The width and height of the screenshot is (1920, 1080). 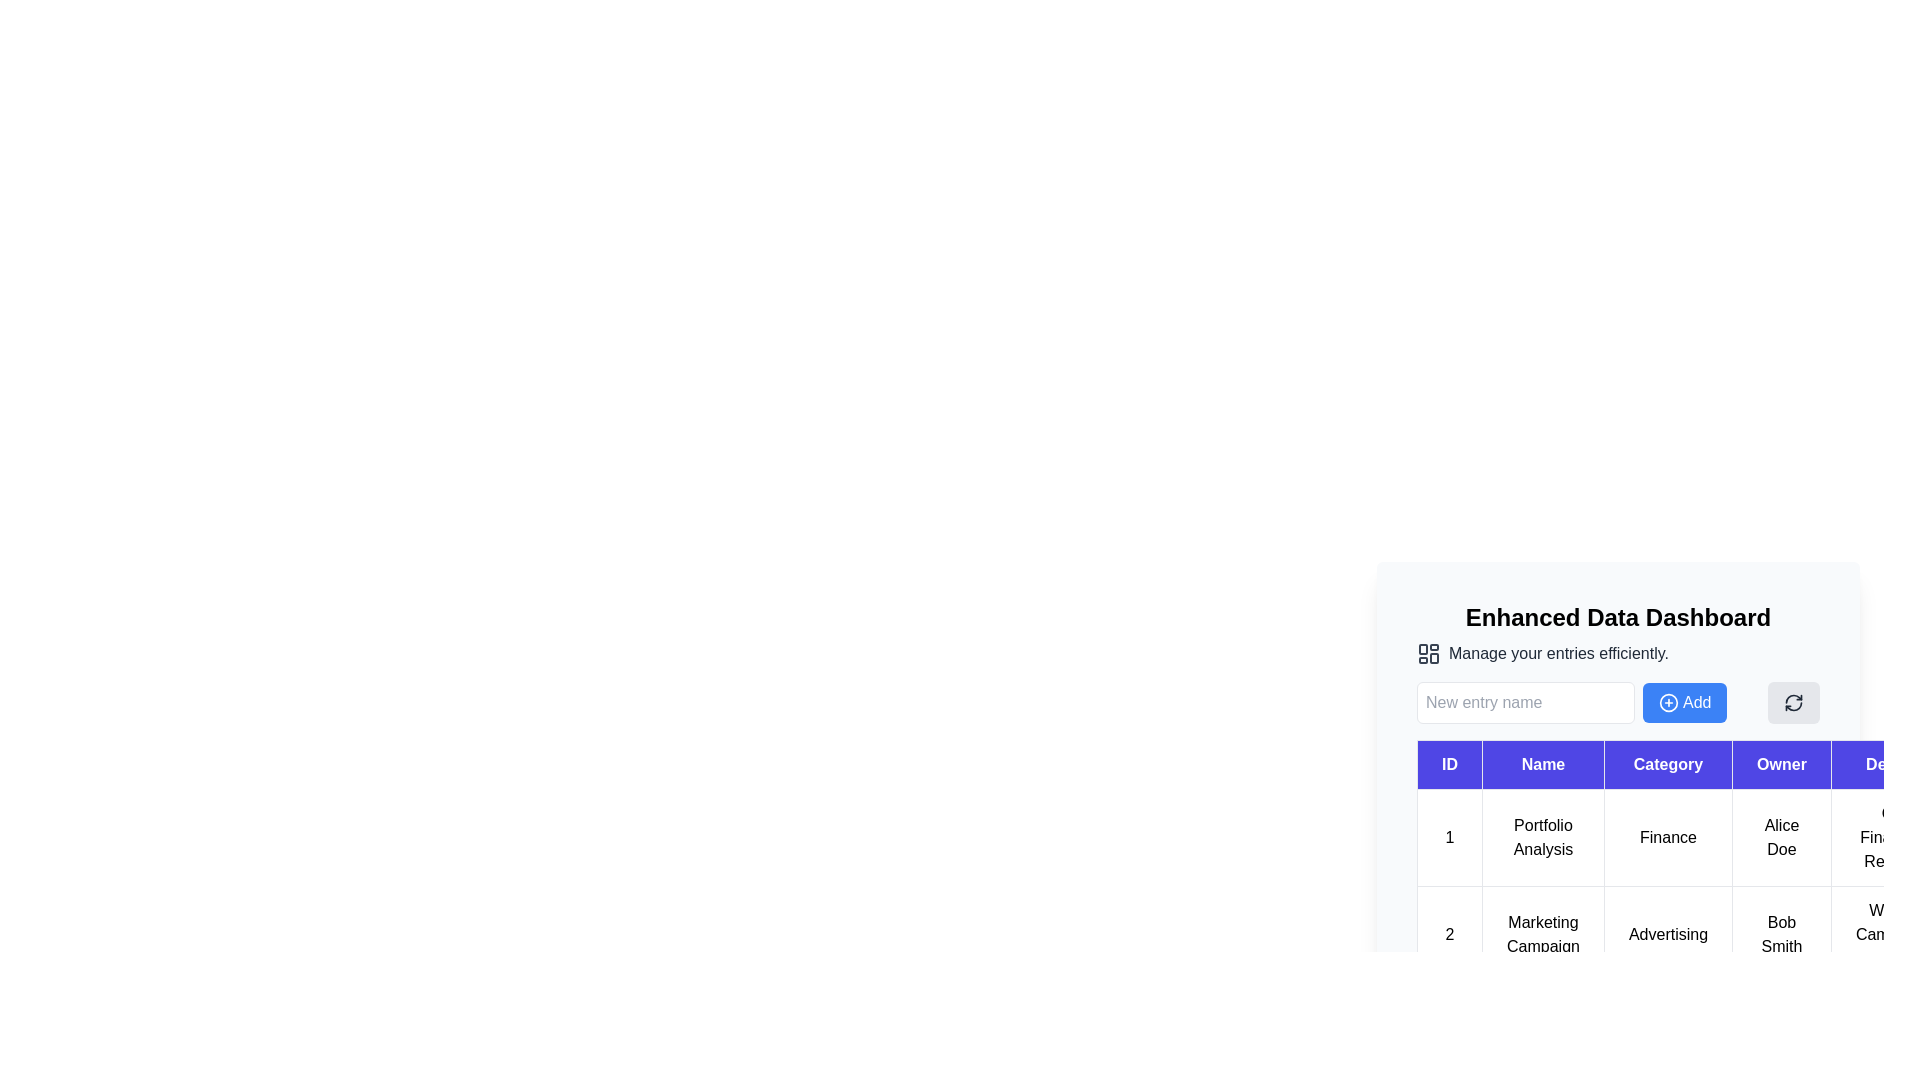 What do you see at coordinates (1542, 934) in the screenshot?
I see `the table cell displaying 'Marketing Campaign', which is the second cell` at bounding box center [1542, 934].